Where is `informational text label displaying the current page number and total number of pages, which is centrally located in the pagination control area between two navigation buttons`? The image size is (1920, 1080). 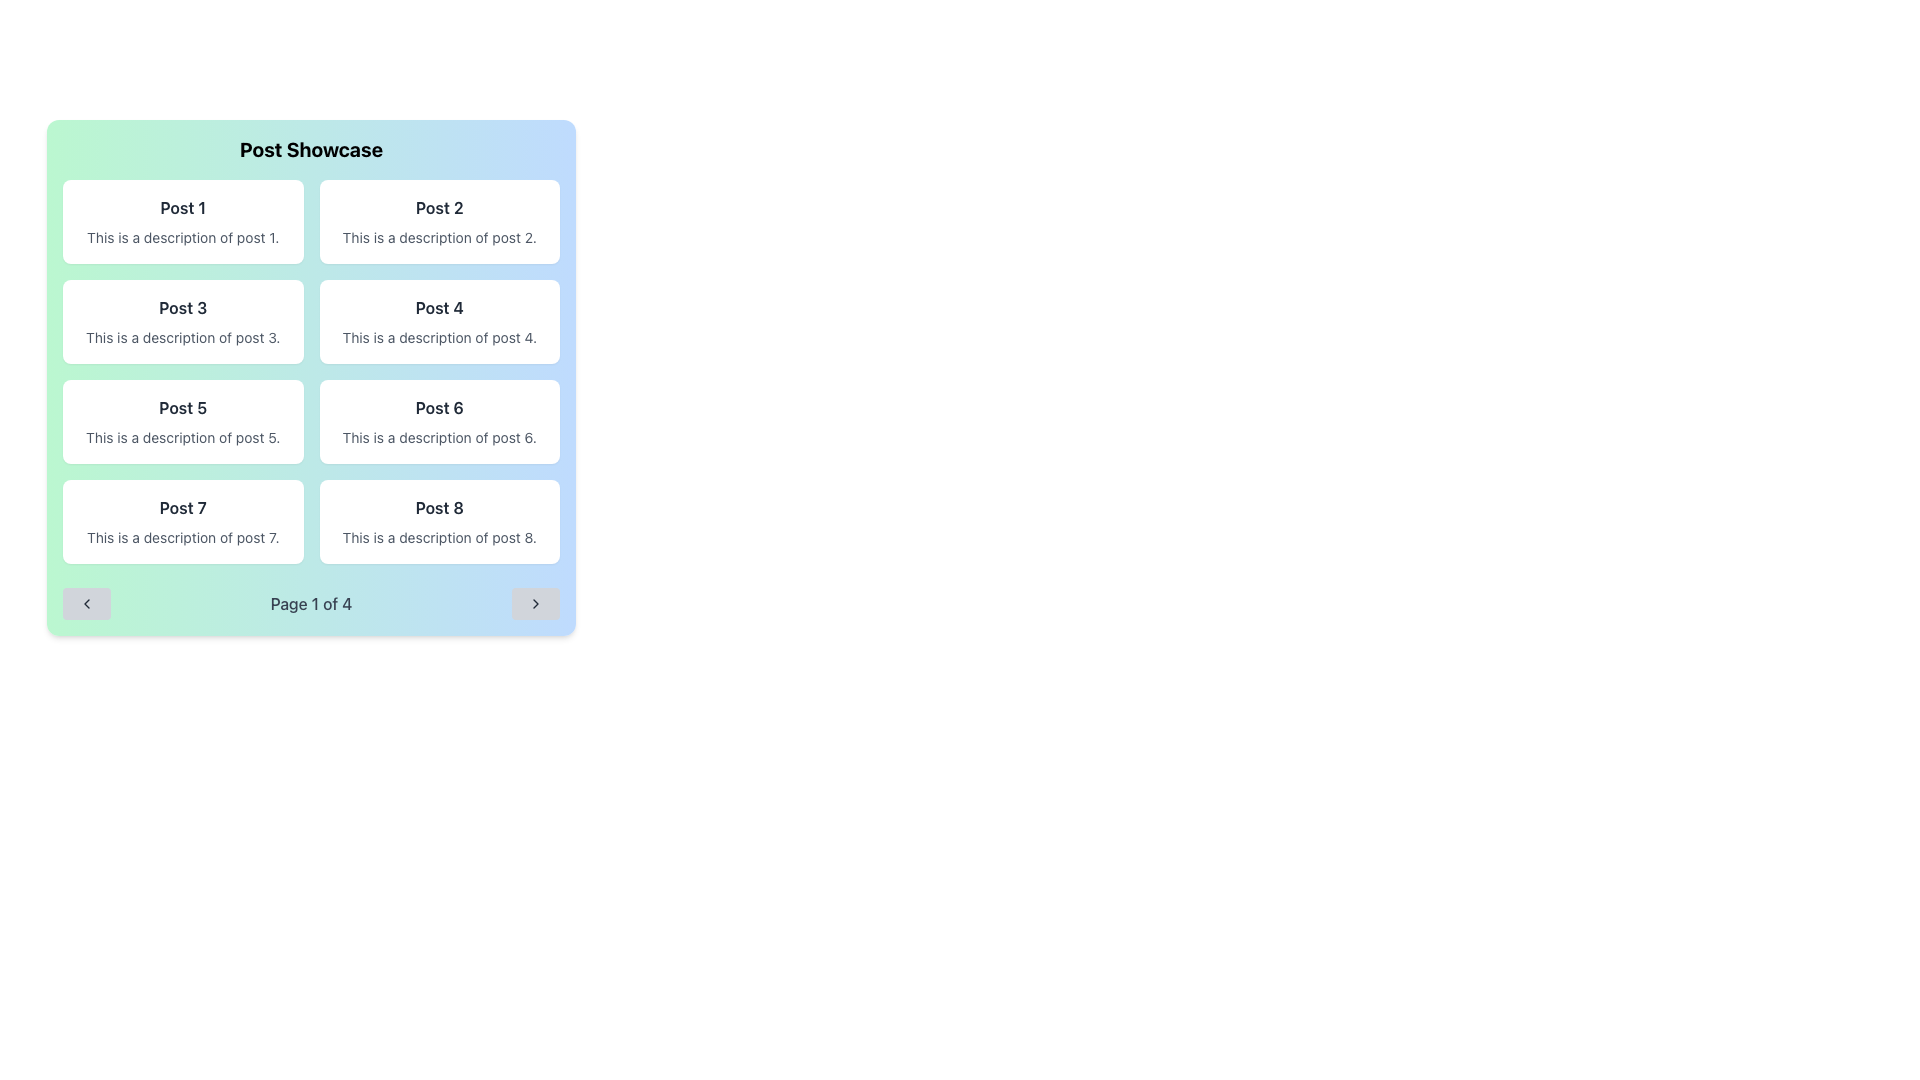 informational text label displaying the current page number and total number of pages, which is centrally located in the pagination control area between two navigation buttons is located at coordinates (310, 603).